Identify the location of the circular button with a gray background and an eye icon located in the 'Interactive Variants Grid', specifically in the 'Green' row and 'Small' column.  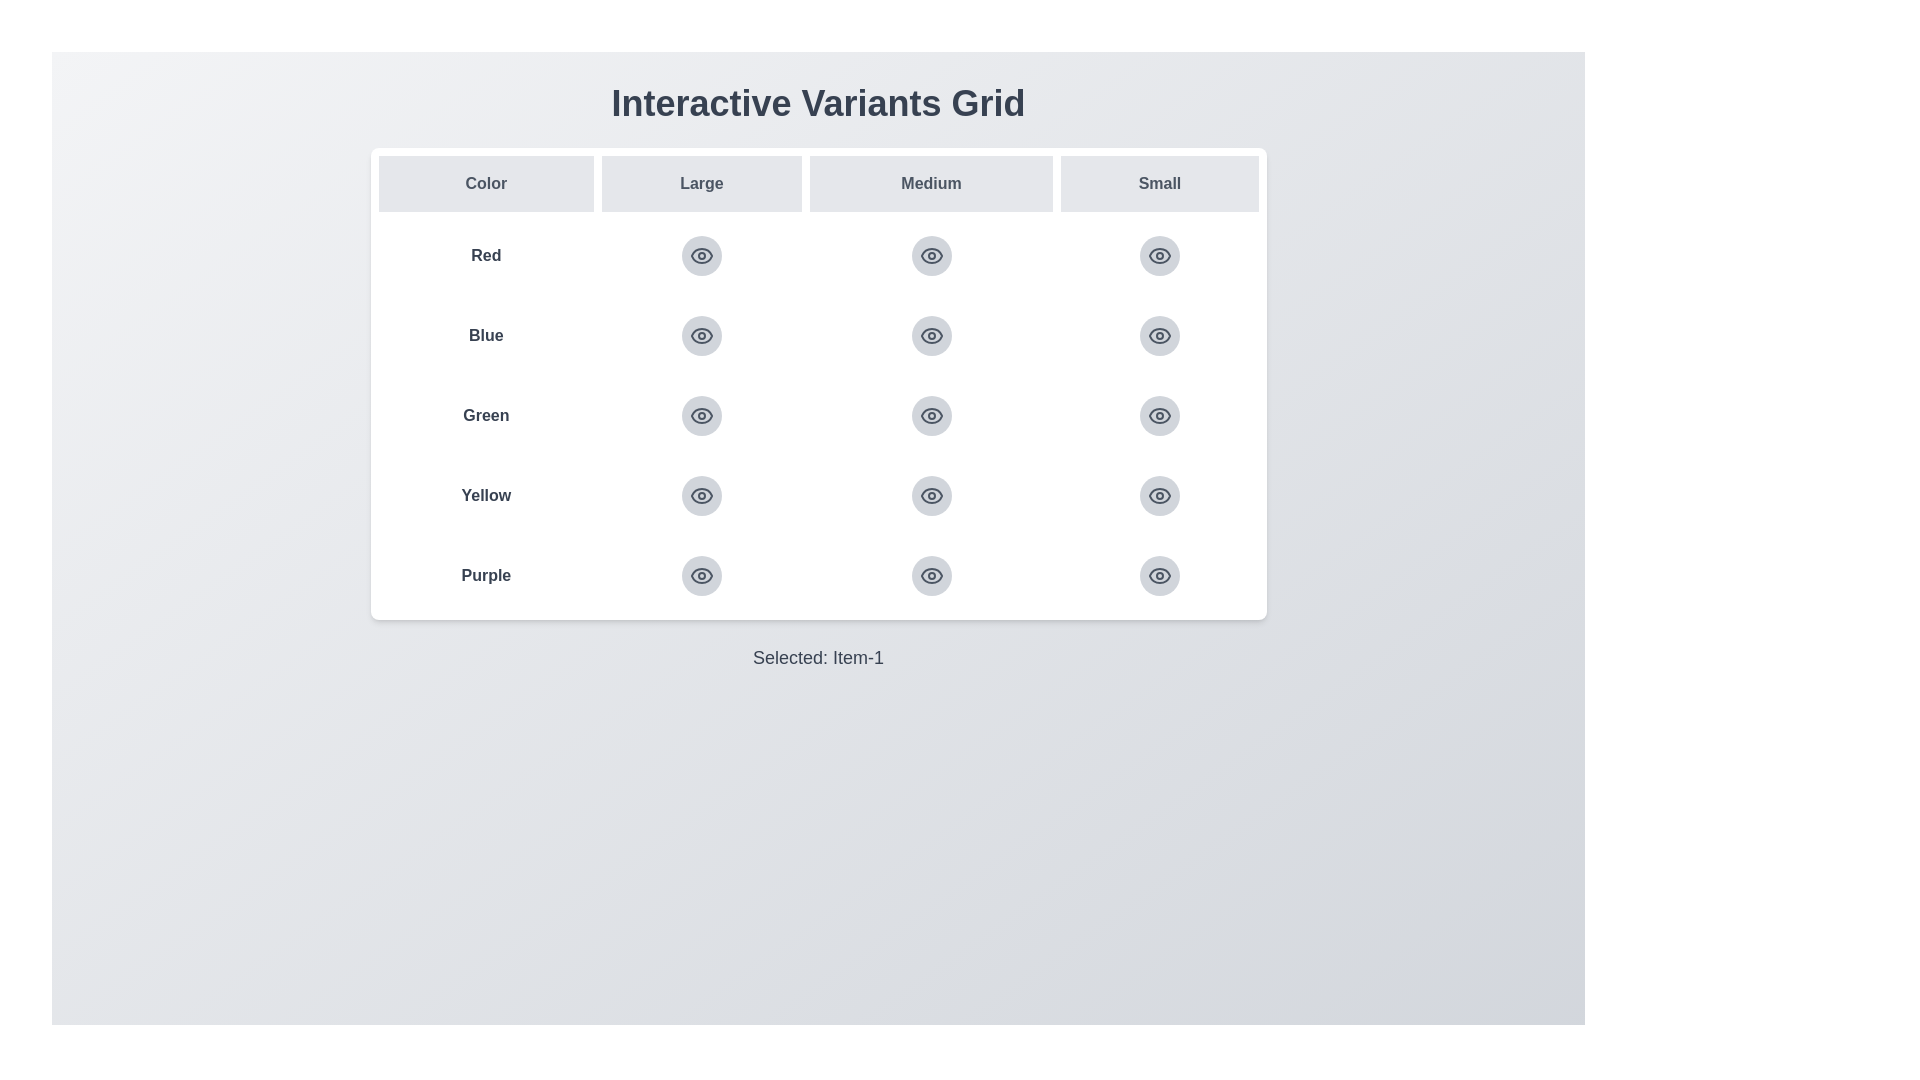
(1160, 415).